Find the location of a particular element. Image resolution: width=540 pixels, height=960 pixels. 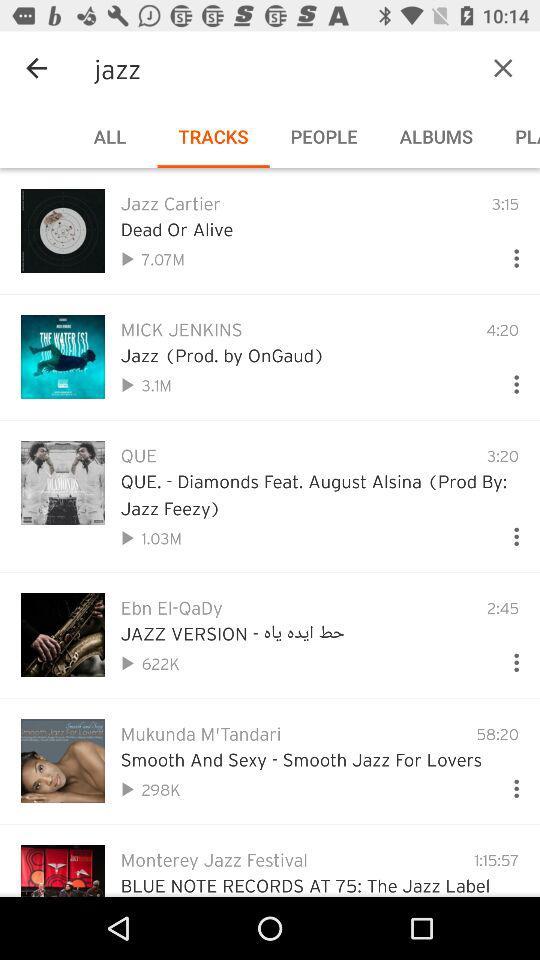

song options is located at coordinates (508, 531).